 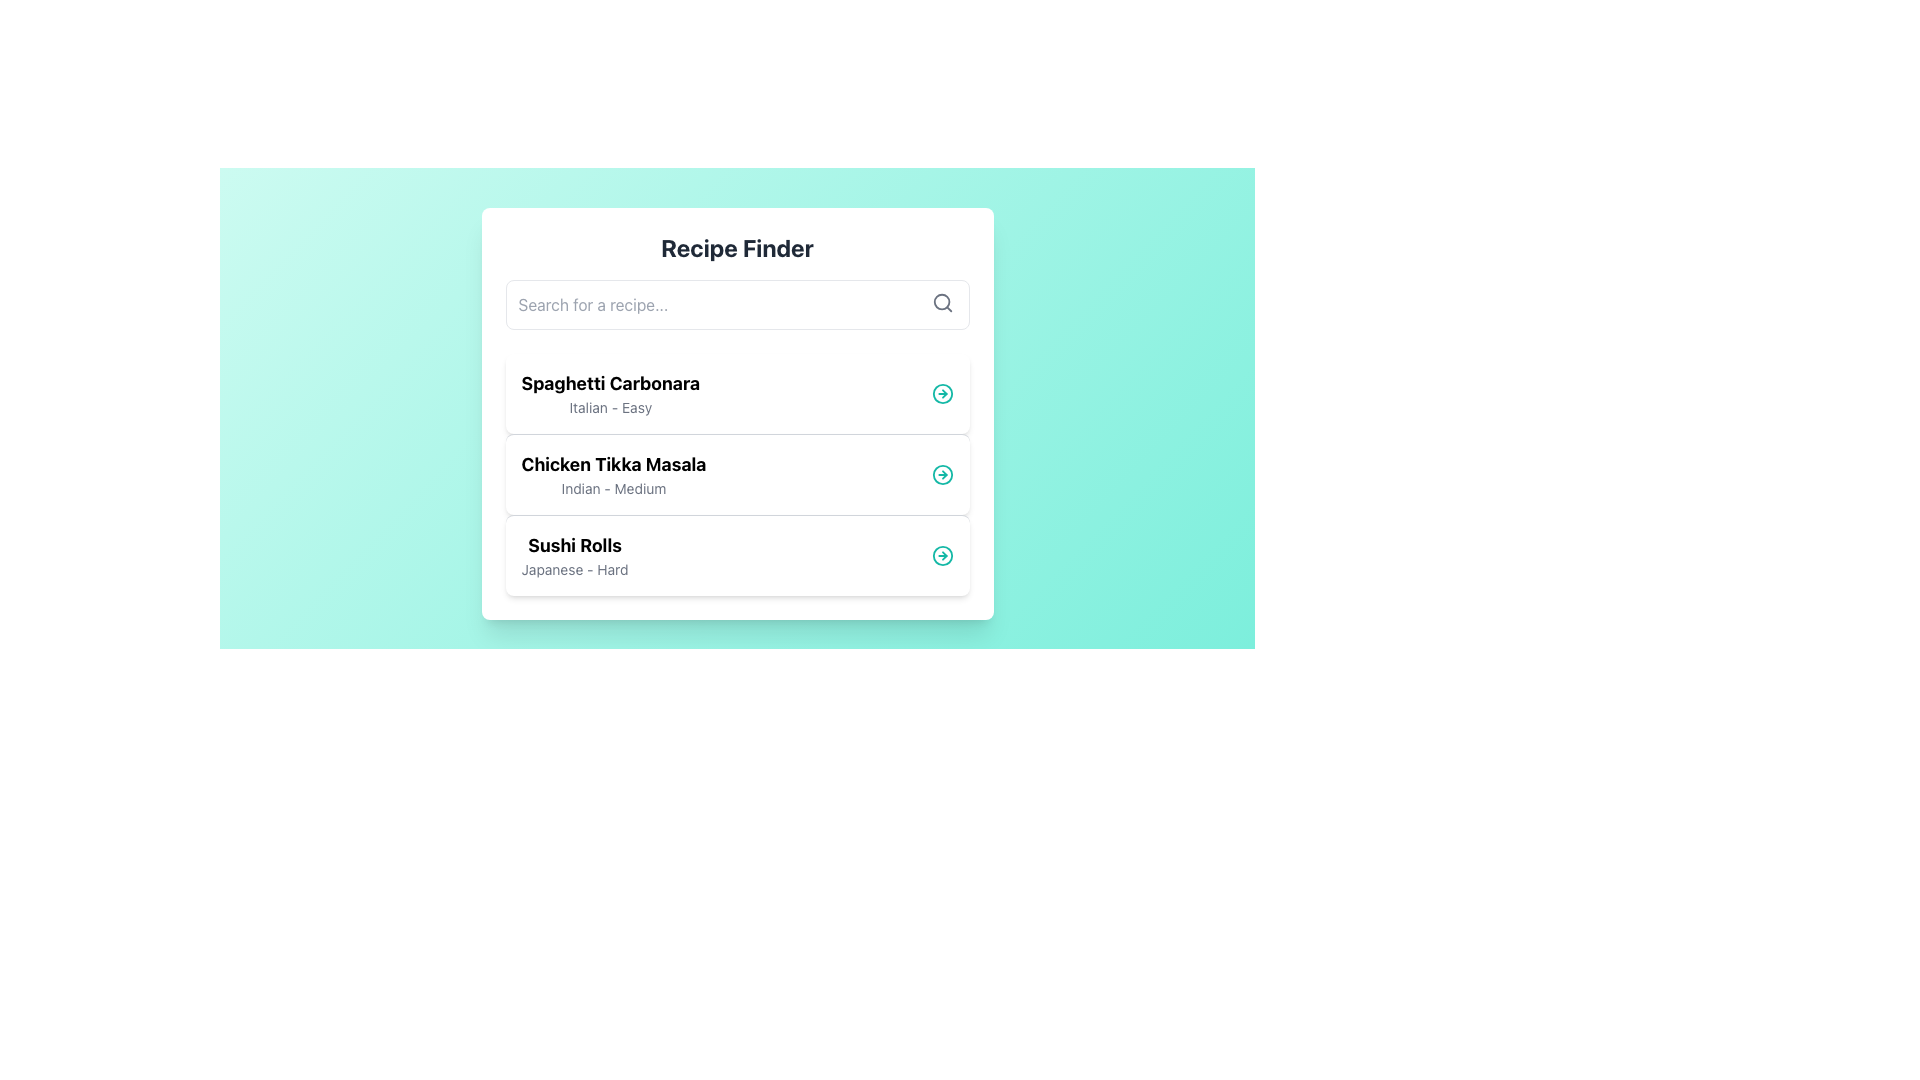 What do you see at coordinates (609, 407) in the screenshot?
I see `the Text Display element that contains the text 'Italian - Easy', which is styled smaller in size and gray-colored, located below the bold title 'Spaghetti Carbonara'` at bounding box center [609, 407].